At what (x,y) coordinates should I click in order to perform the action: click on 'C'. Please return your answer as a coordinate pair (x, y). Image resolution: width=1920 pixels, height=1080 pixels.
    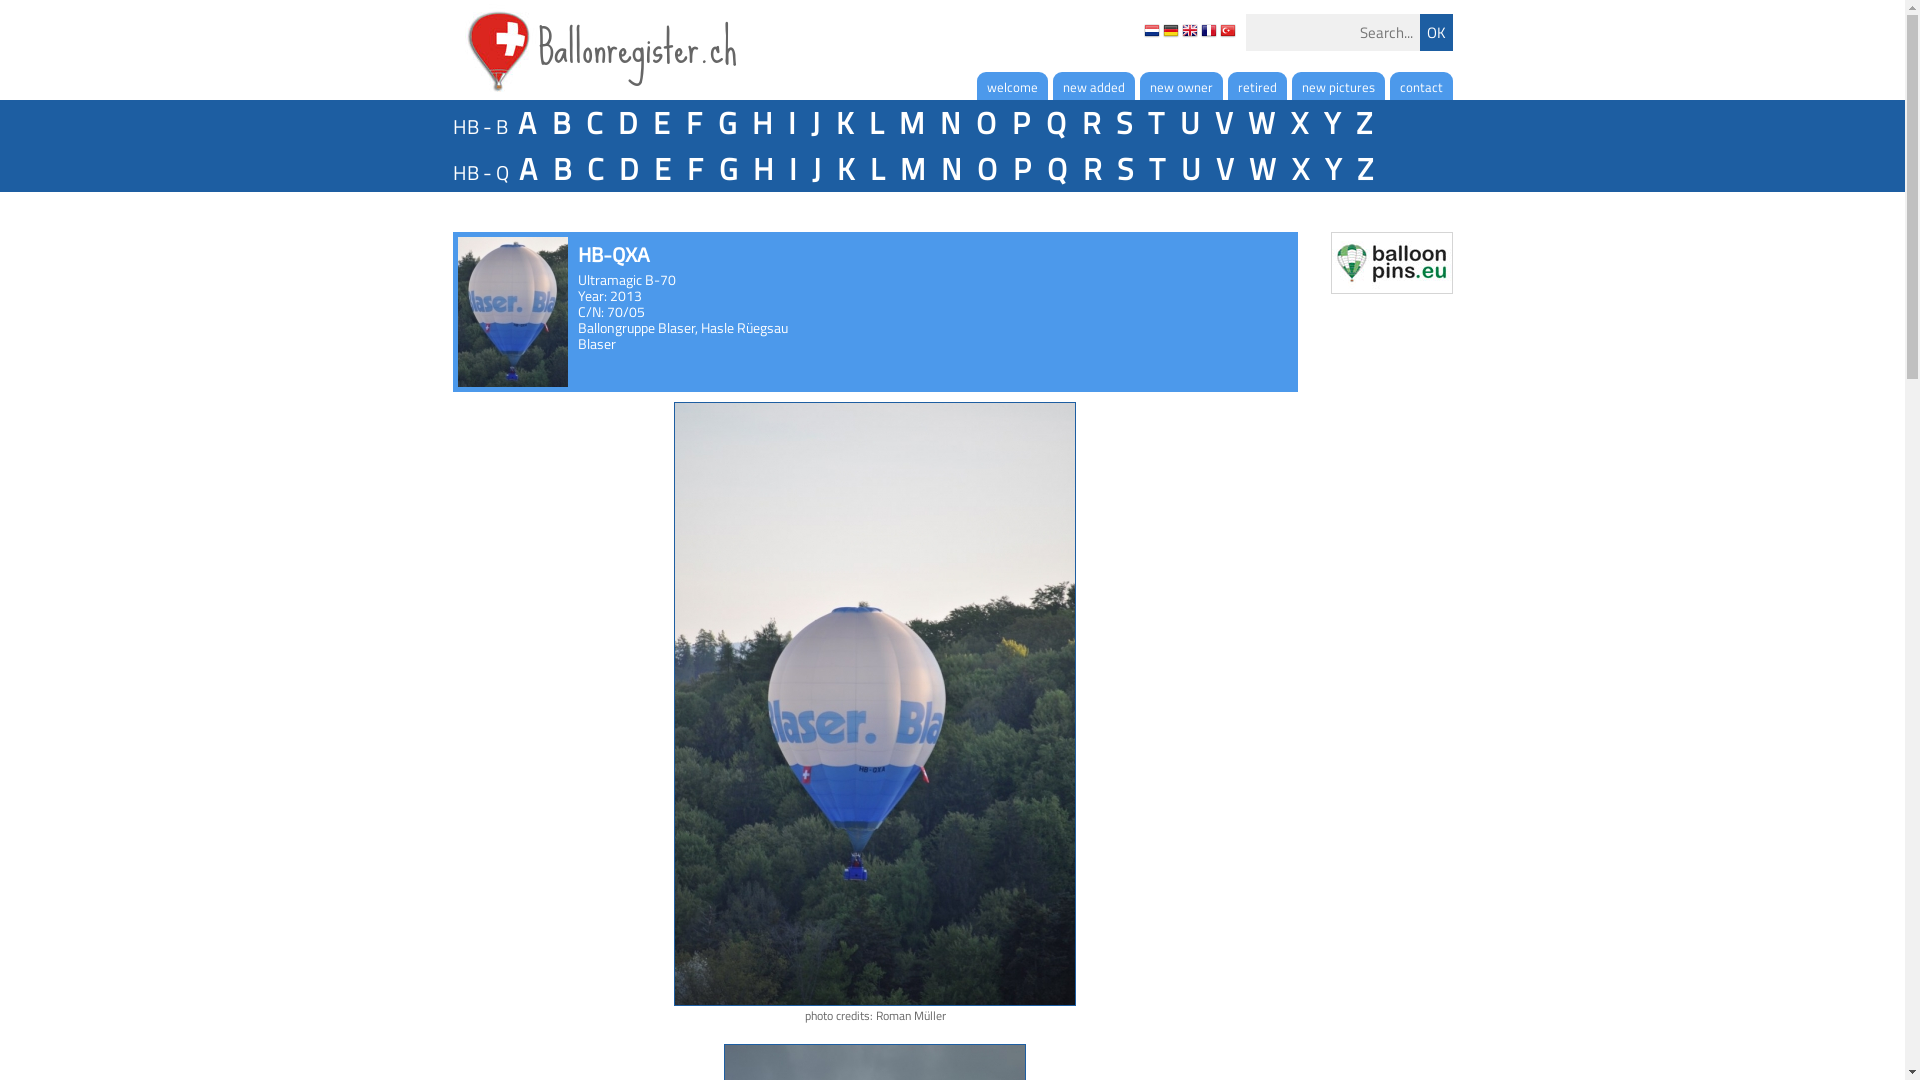
    Looking at the image, I should click on (593, 168).